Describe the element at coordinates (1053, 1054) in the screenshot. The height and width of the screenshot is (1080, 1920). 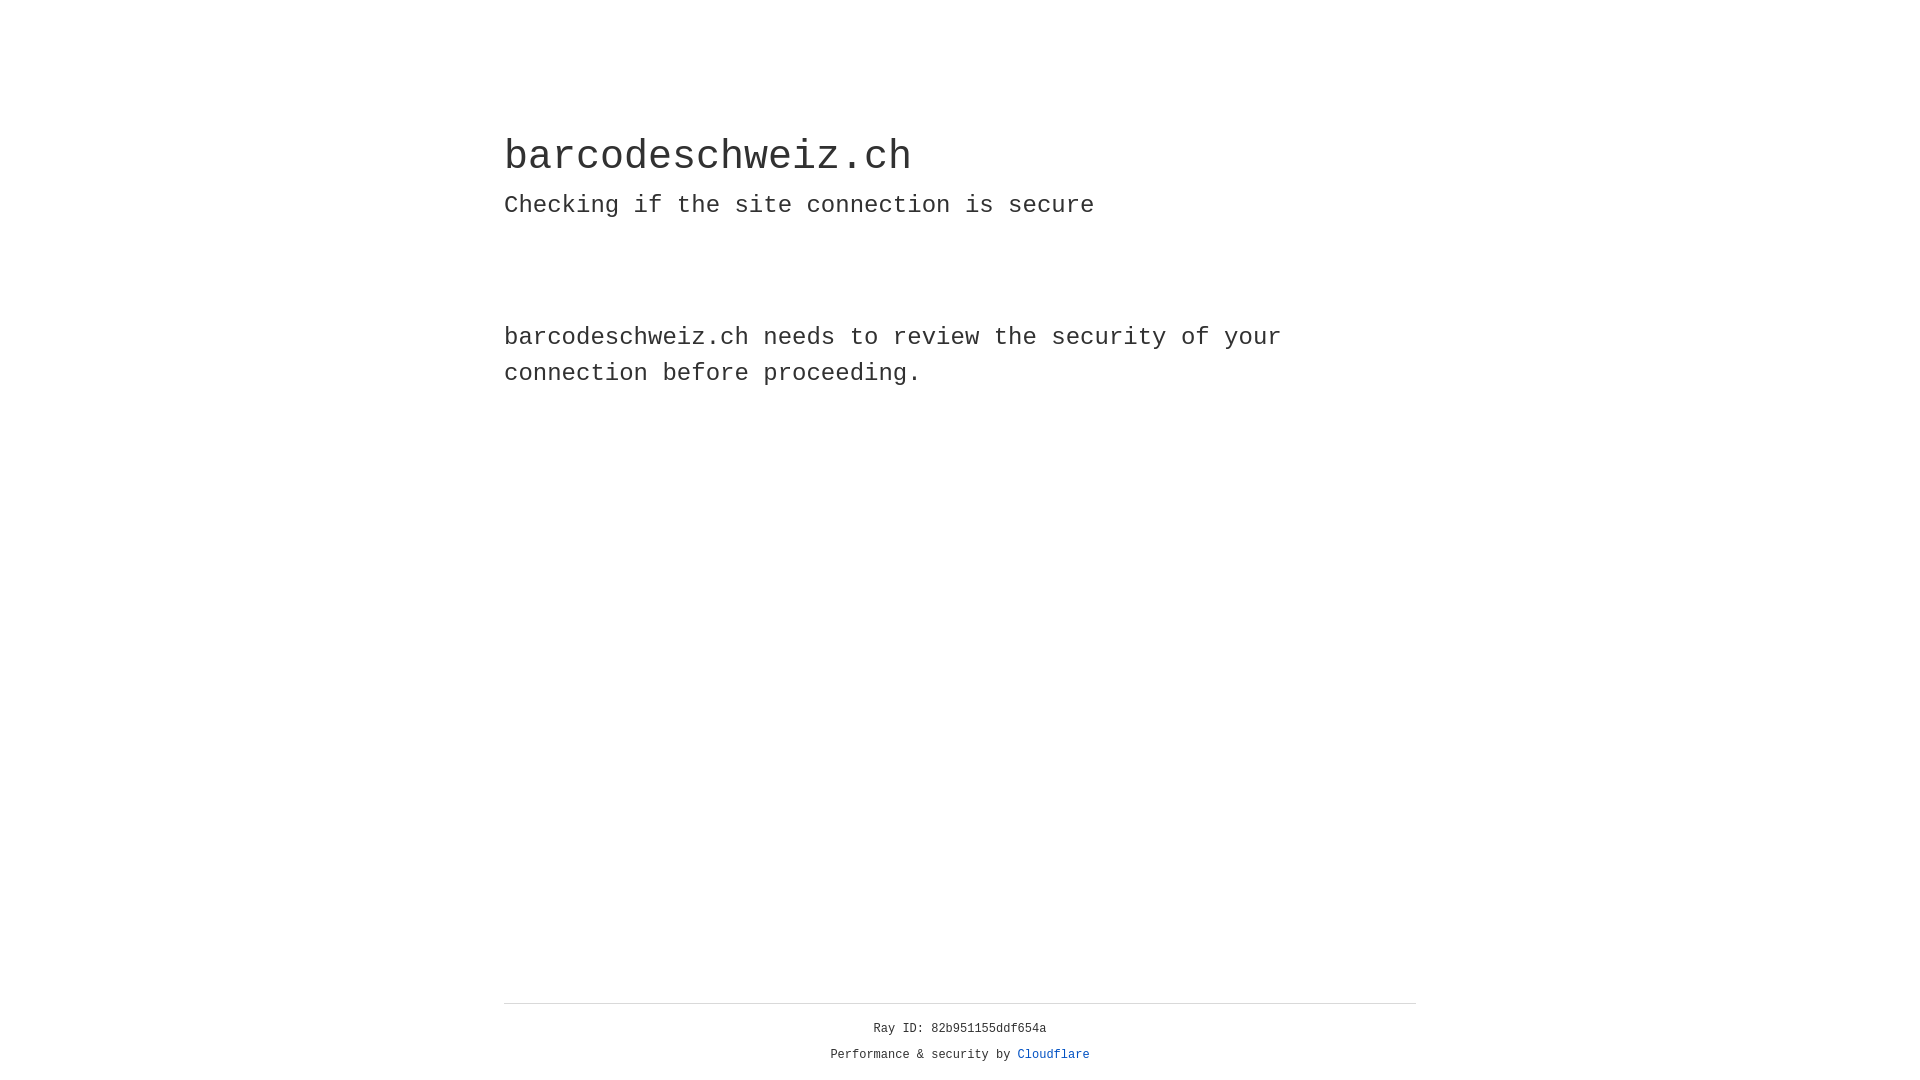
I see `'Cloudflare'` at that location.